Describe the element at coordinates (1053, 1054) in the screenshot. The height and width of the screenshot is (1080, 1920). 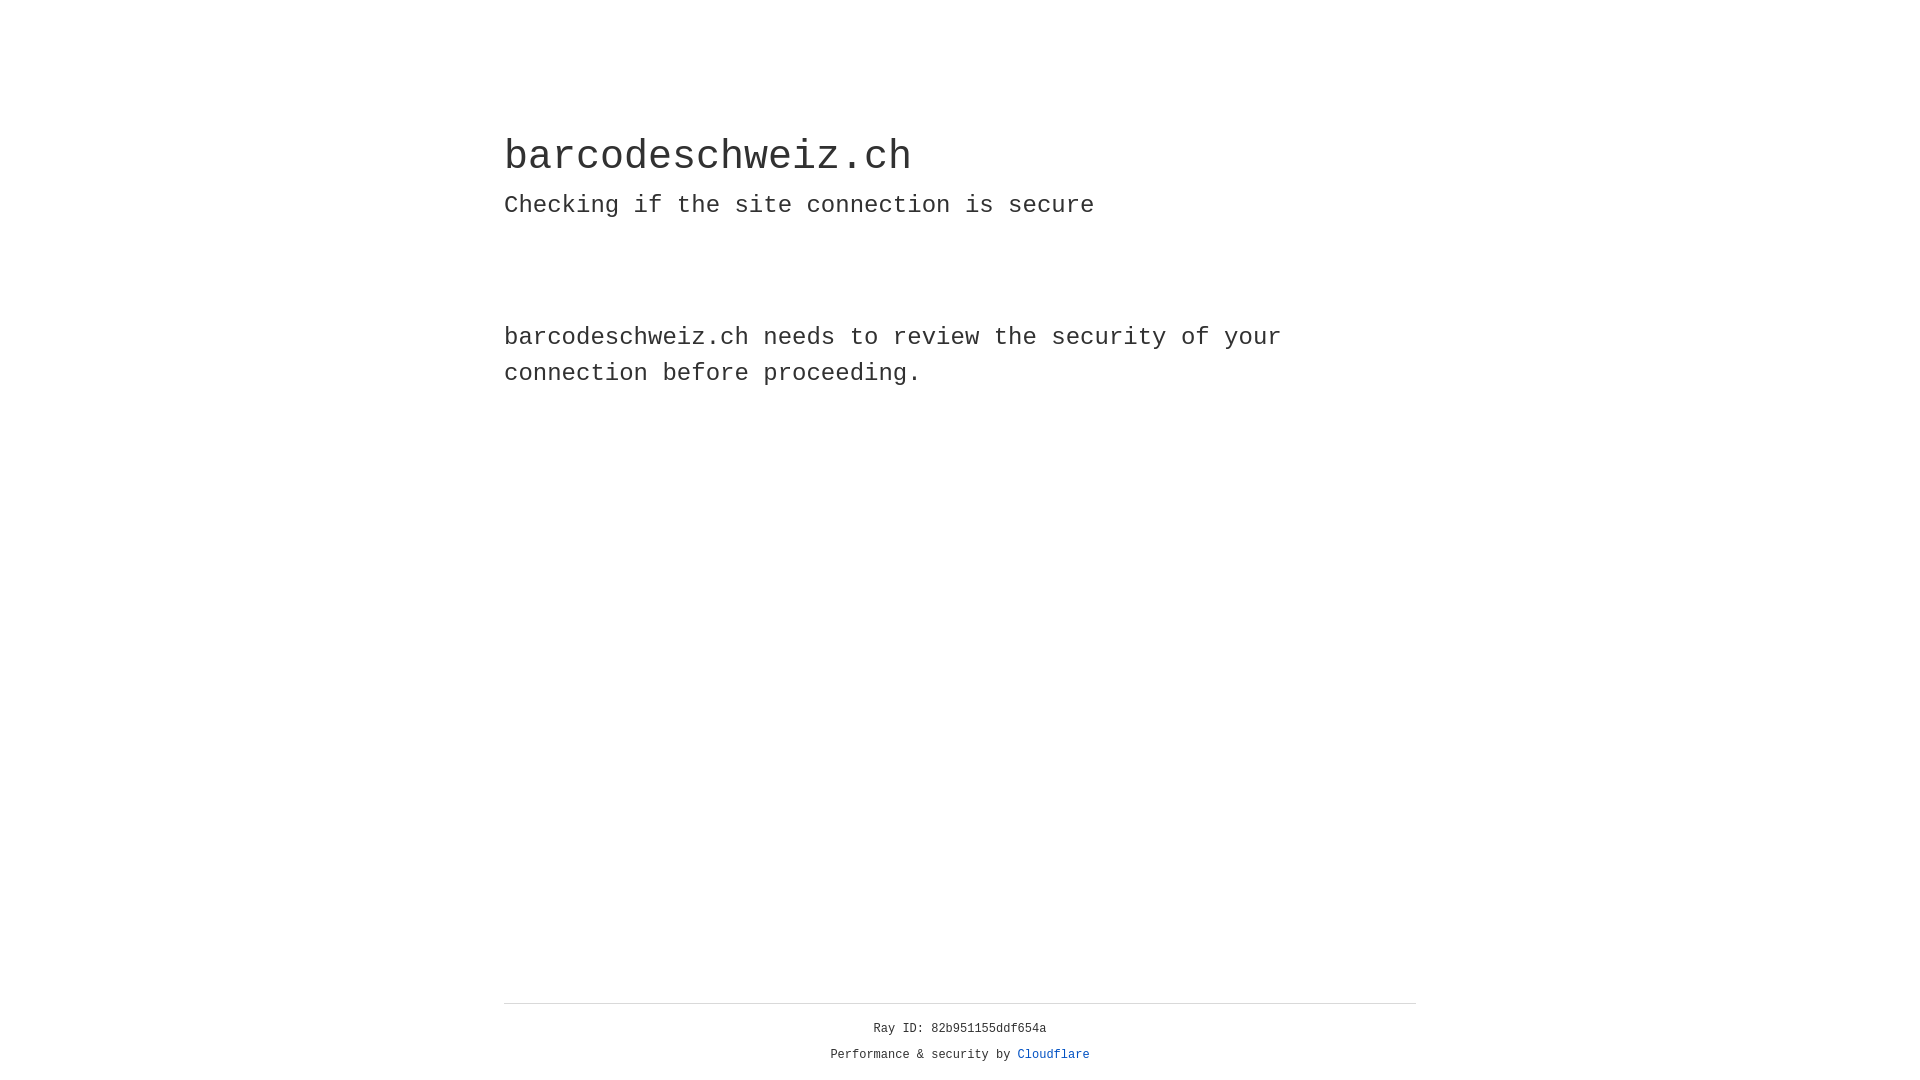
I see `'Cloudflare'` at that location.